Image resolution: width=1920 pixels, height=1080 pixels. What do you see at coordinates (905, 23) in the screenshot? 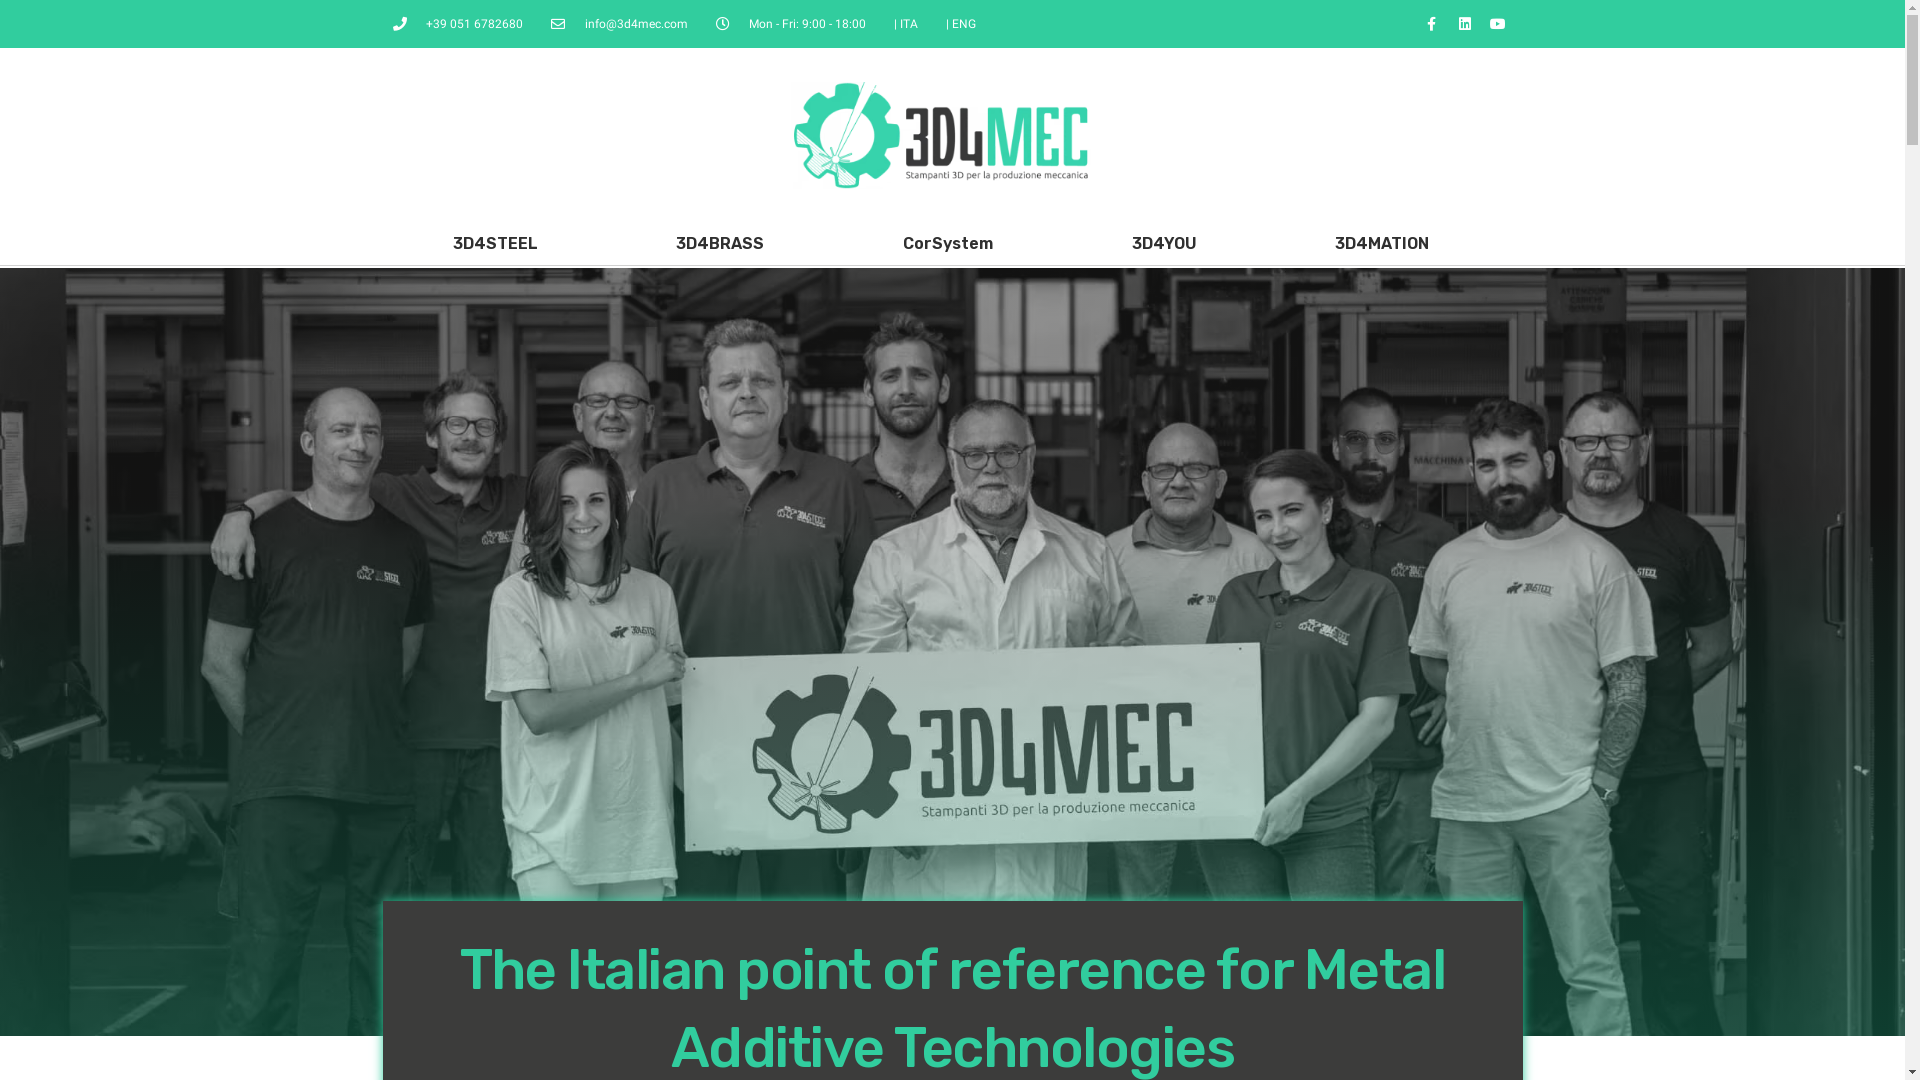
I see `'| ITA'` at bounding box center [905, 23].